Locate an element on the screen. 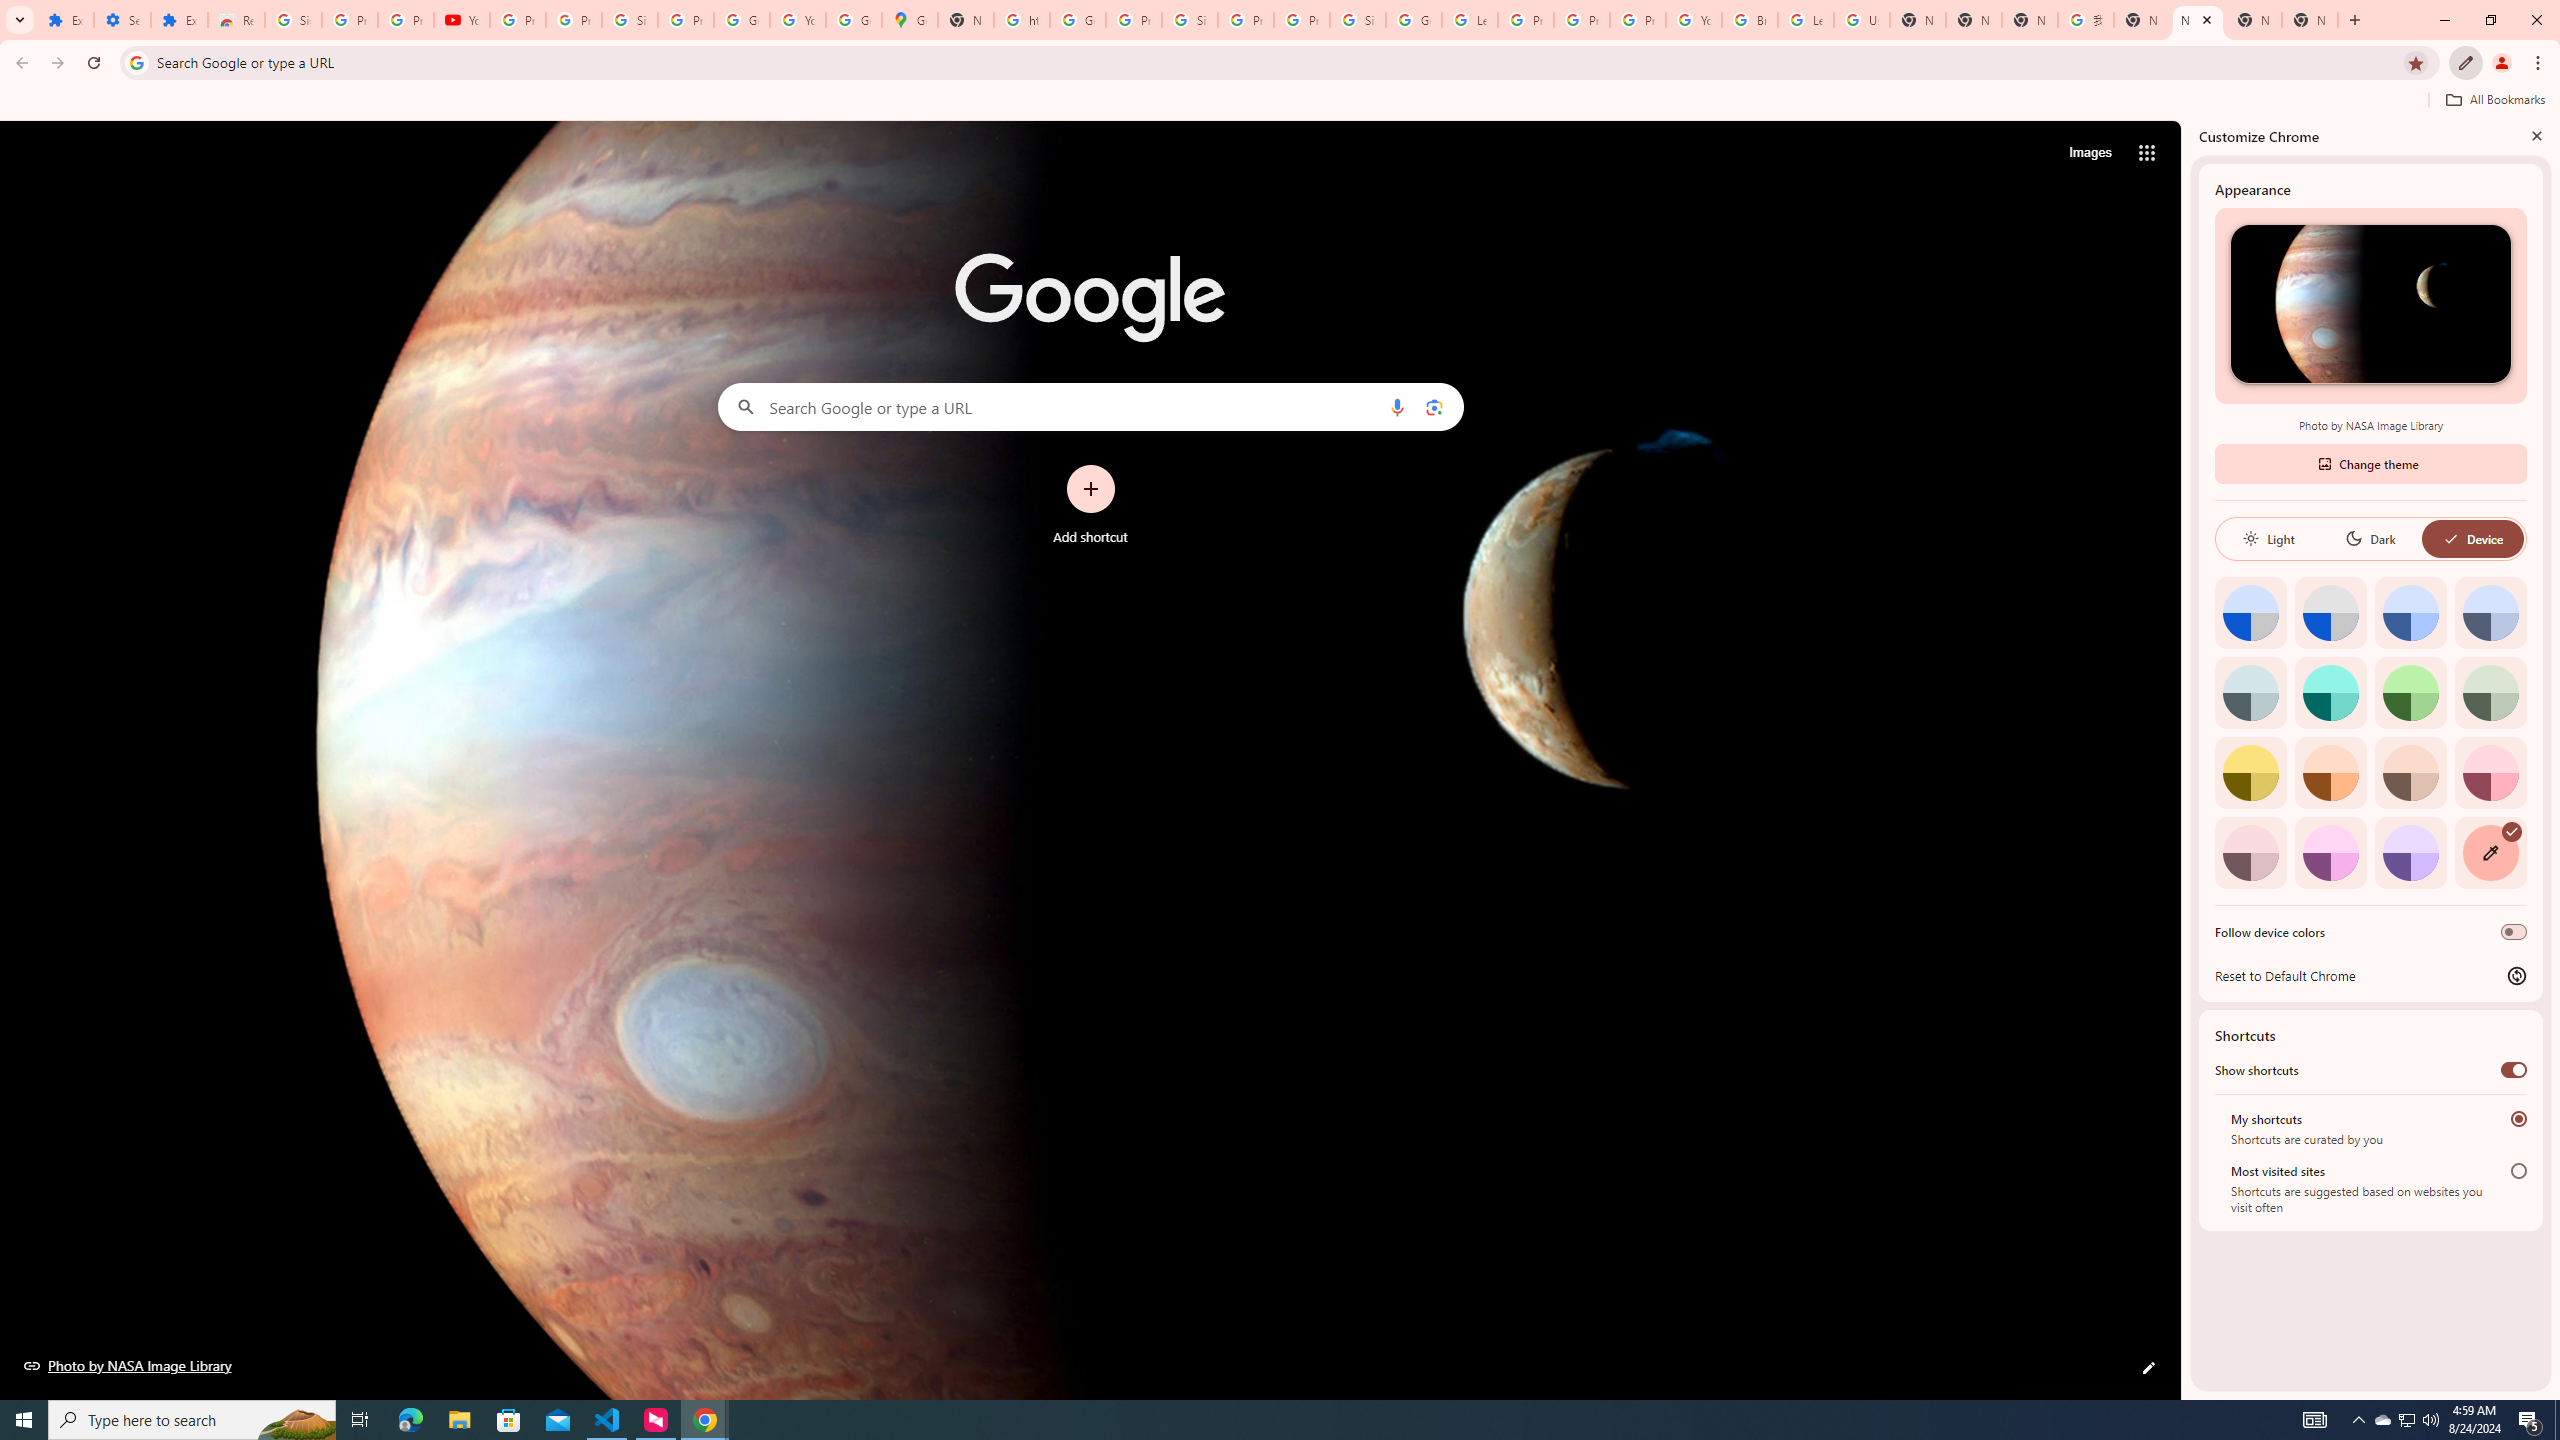  'Apricot' is located at coordinates (2410, 771).